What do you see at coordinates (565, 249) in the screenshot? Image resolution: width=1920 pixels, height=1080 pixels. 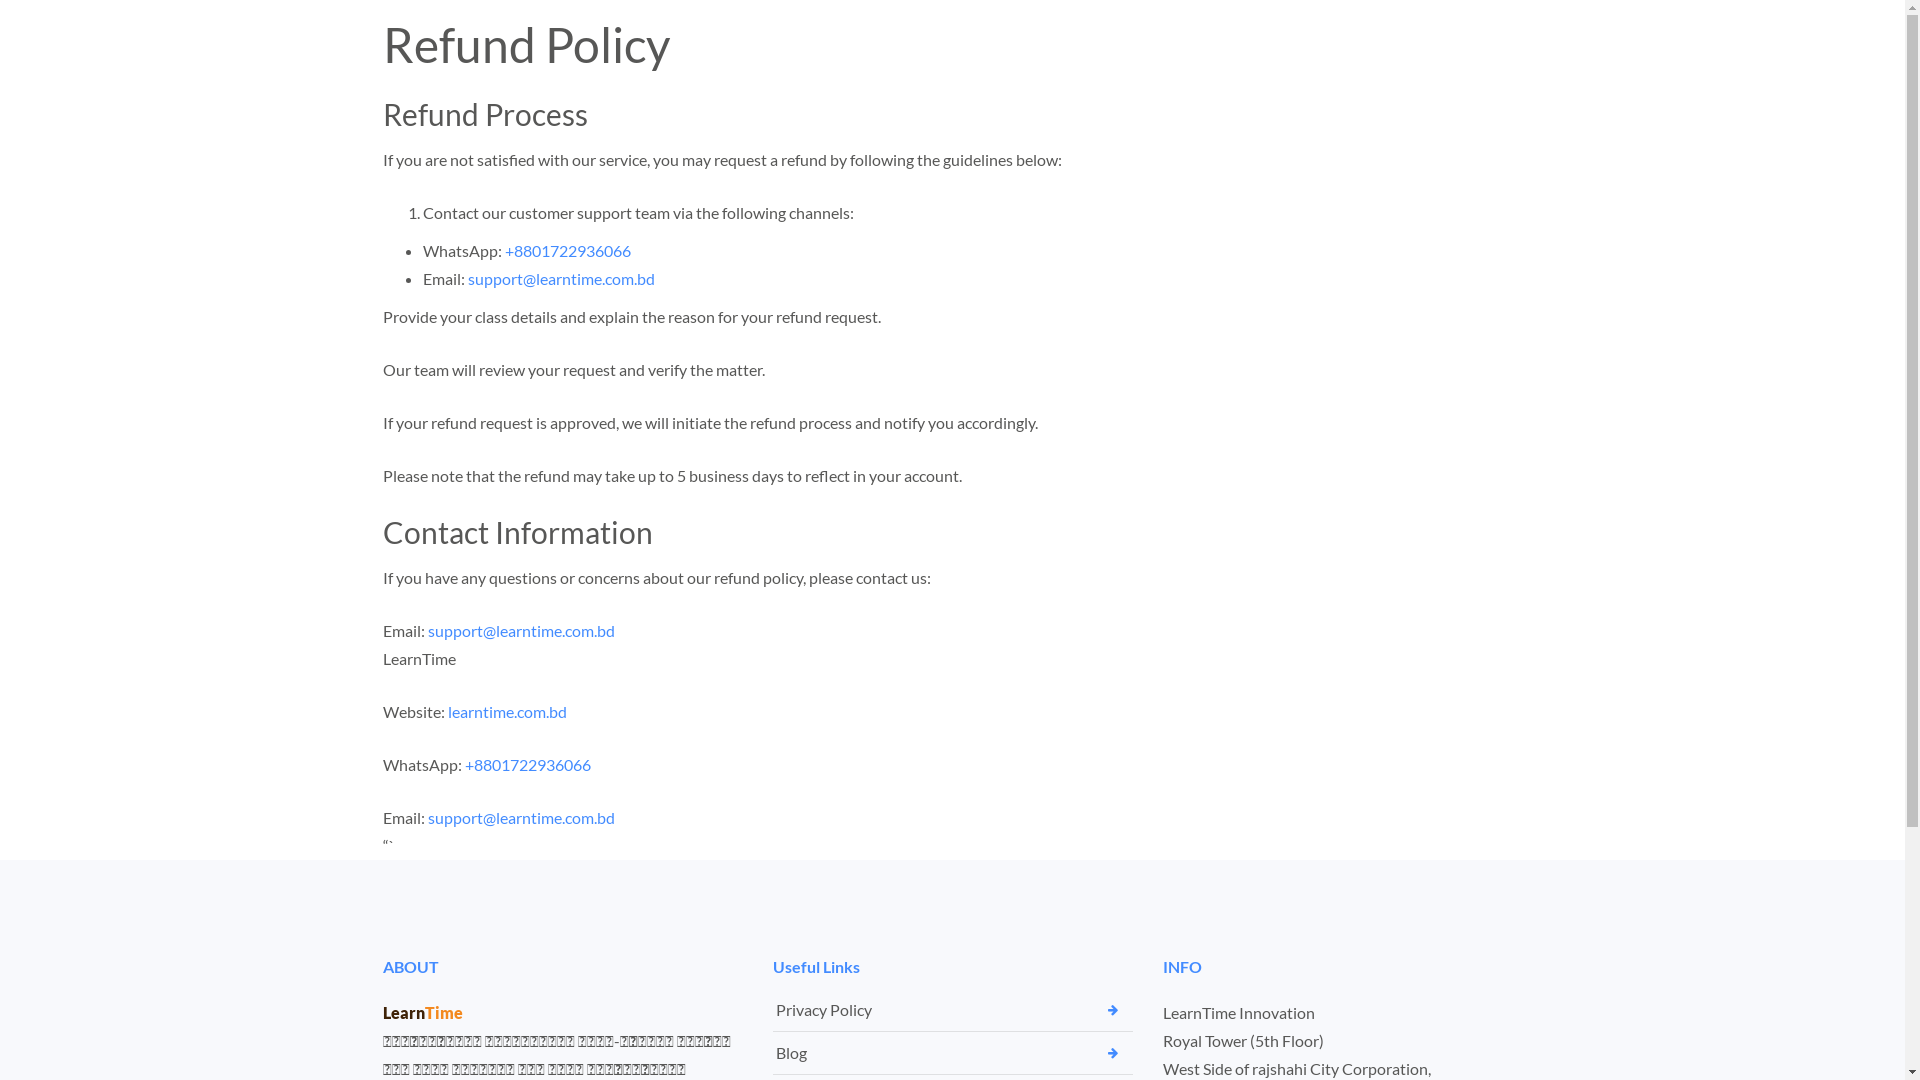 I see `'+8801722936066'` at bounding box center [565, 249].